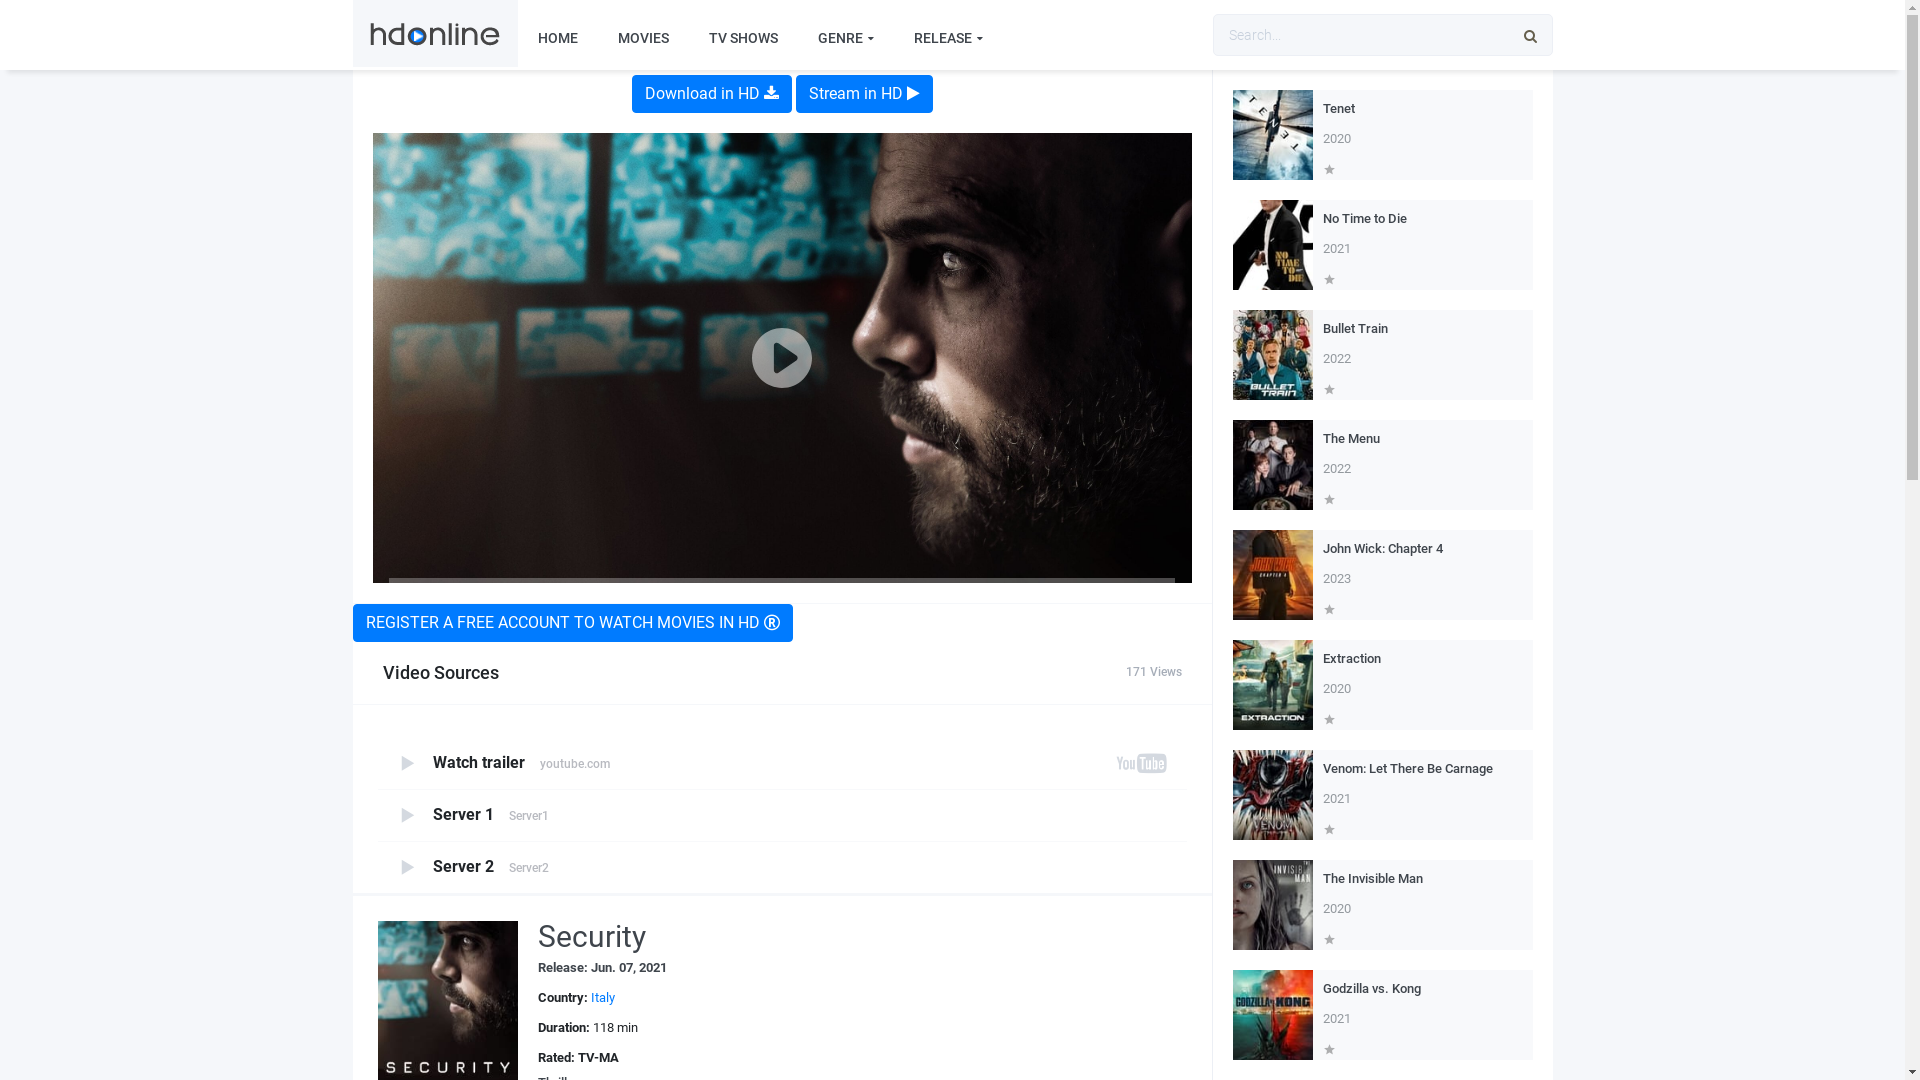  I want to click on 'RELEASE', so click(947, 38).